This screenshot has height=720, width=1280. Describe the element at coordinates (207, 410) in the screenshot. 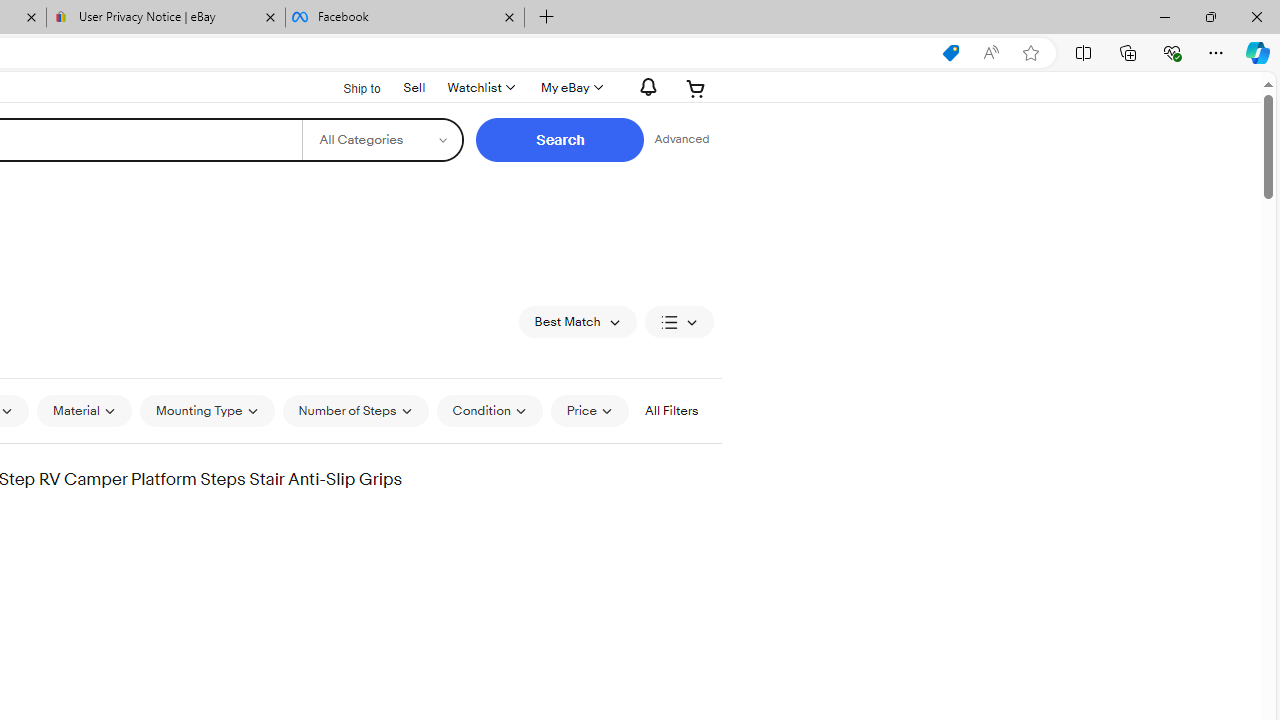

I see `'Mounting Type'` at that location.